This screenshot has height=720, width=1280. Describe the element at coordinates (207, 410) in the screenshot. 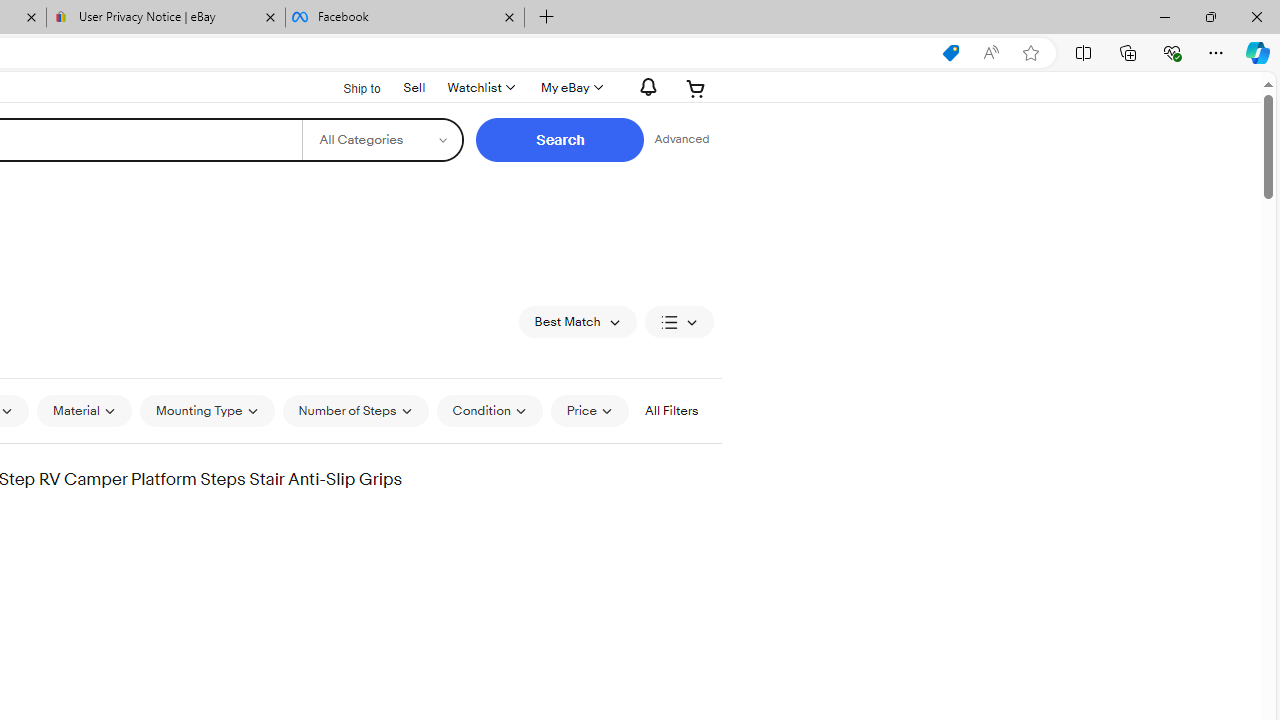

I see `'Mounting Type'` at that location.